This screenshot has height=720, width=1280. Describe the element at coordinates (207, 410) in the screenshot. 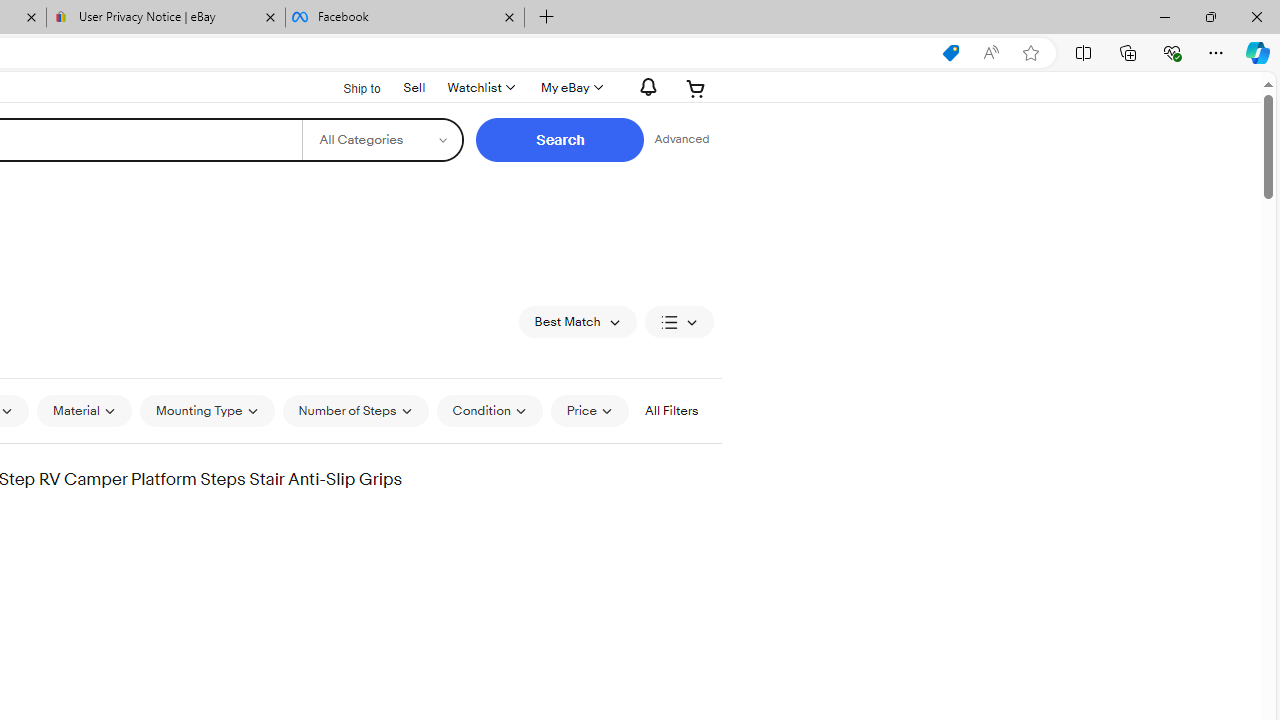

I see `'Mounting Type'` at that location.